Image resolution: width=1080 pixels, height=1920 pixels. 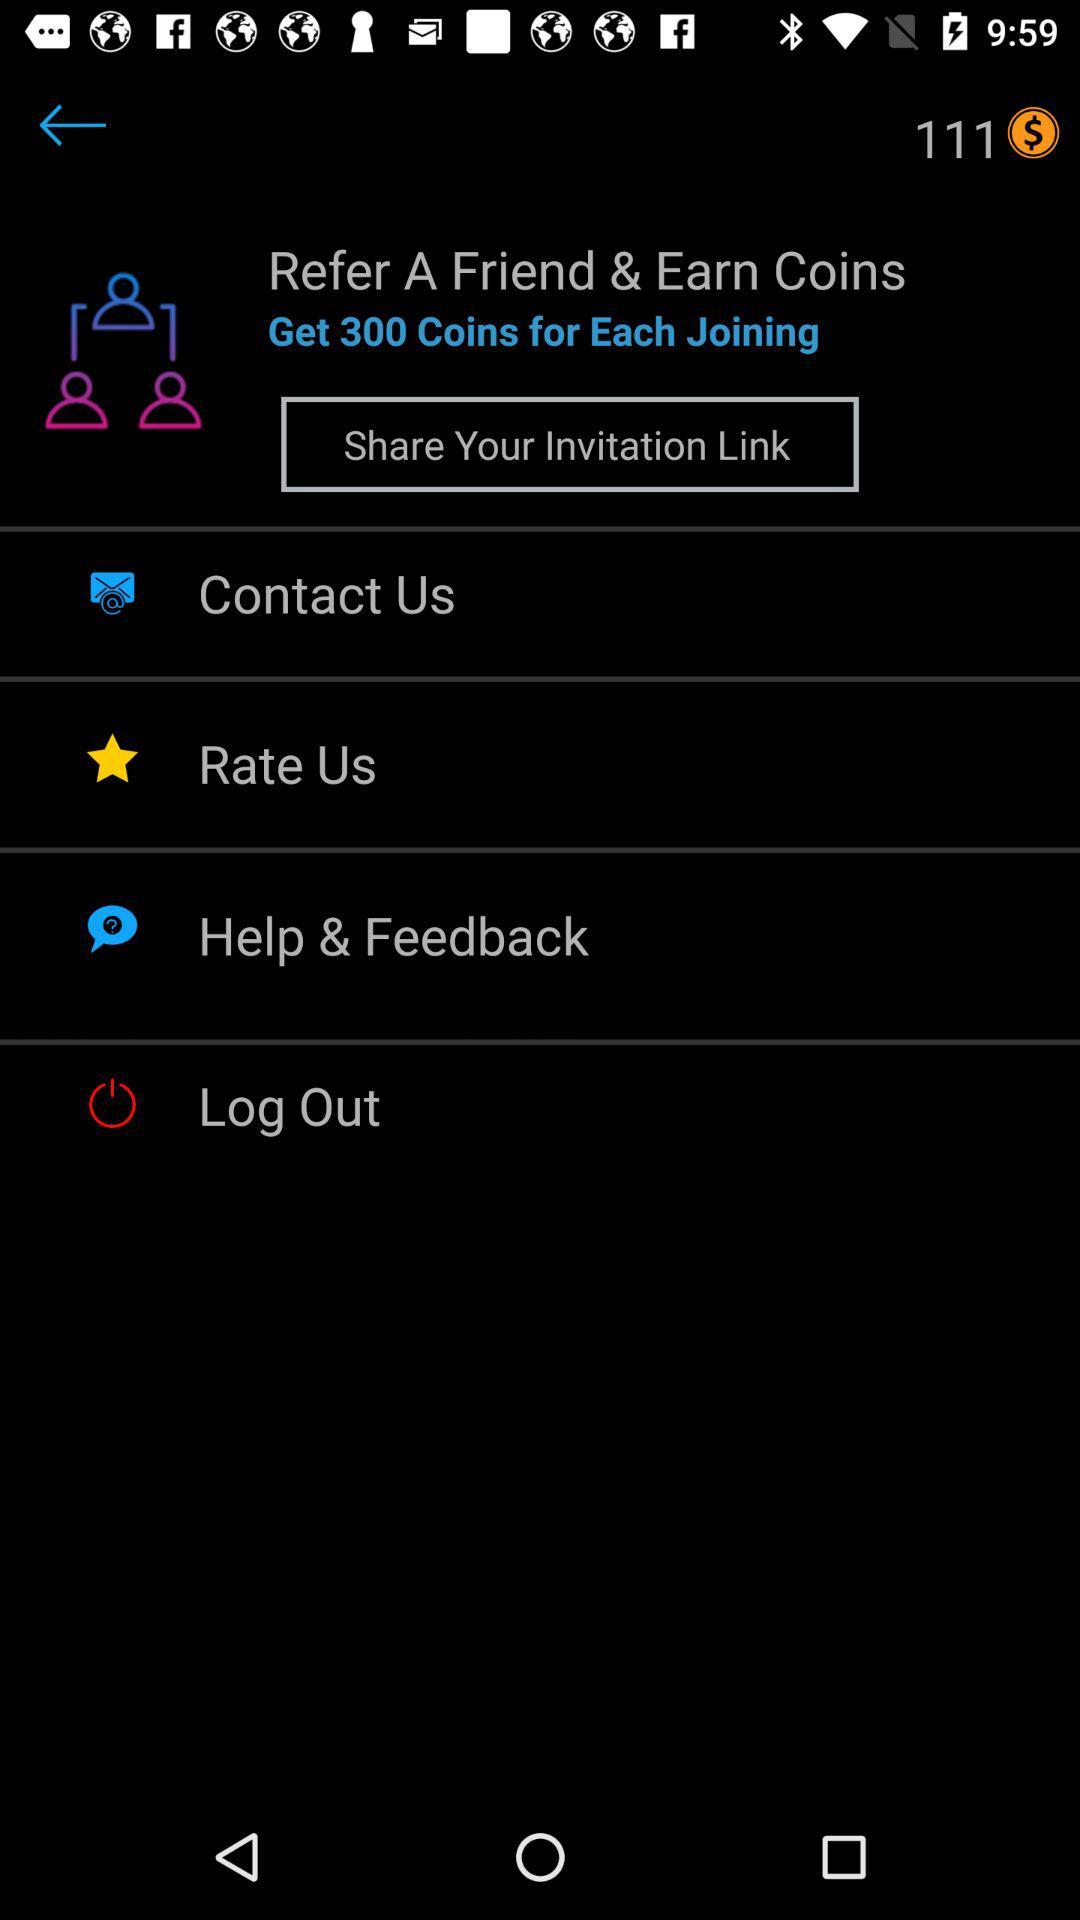 I want to click on the message icon under the share your invitation link, so click(x=112, y=589).